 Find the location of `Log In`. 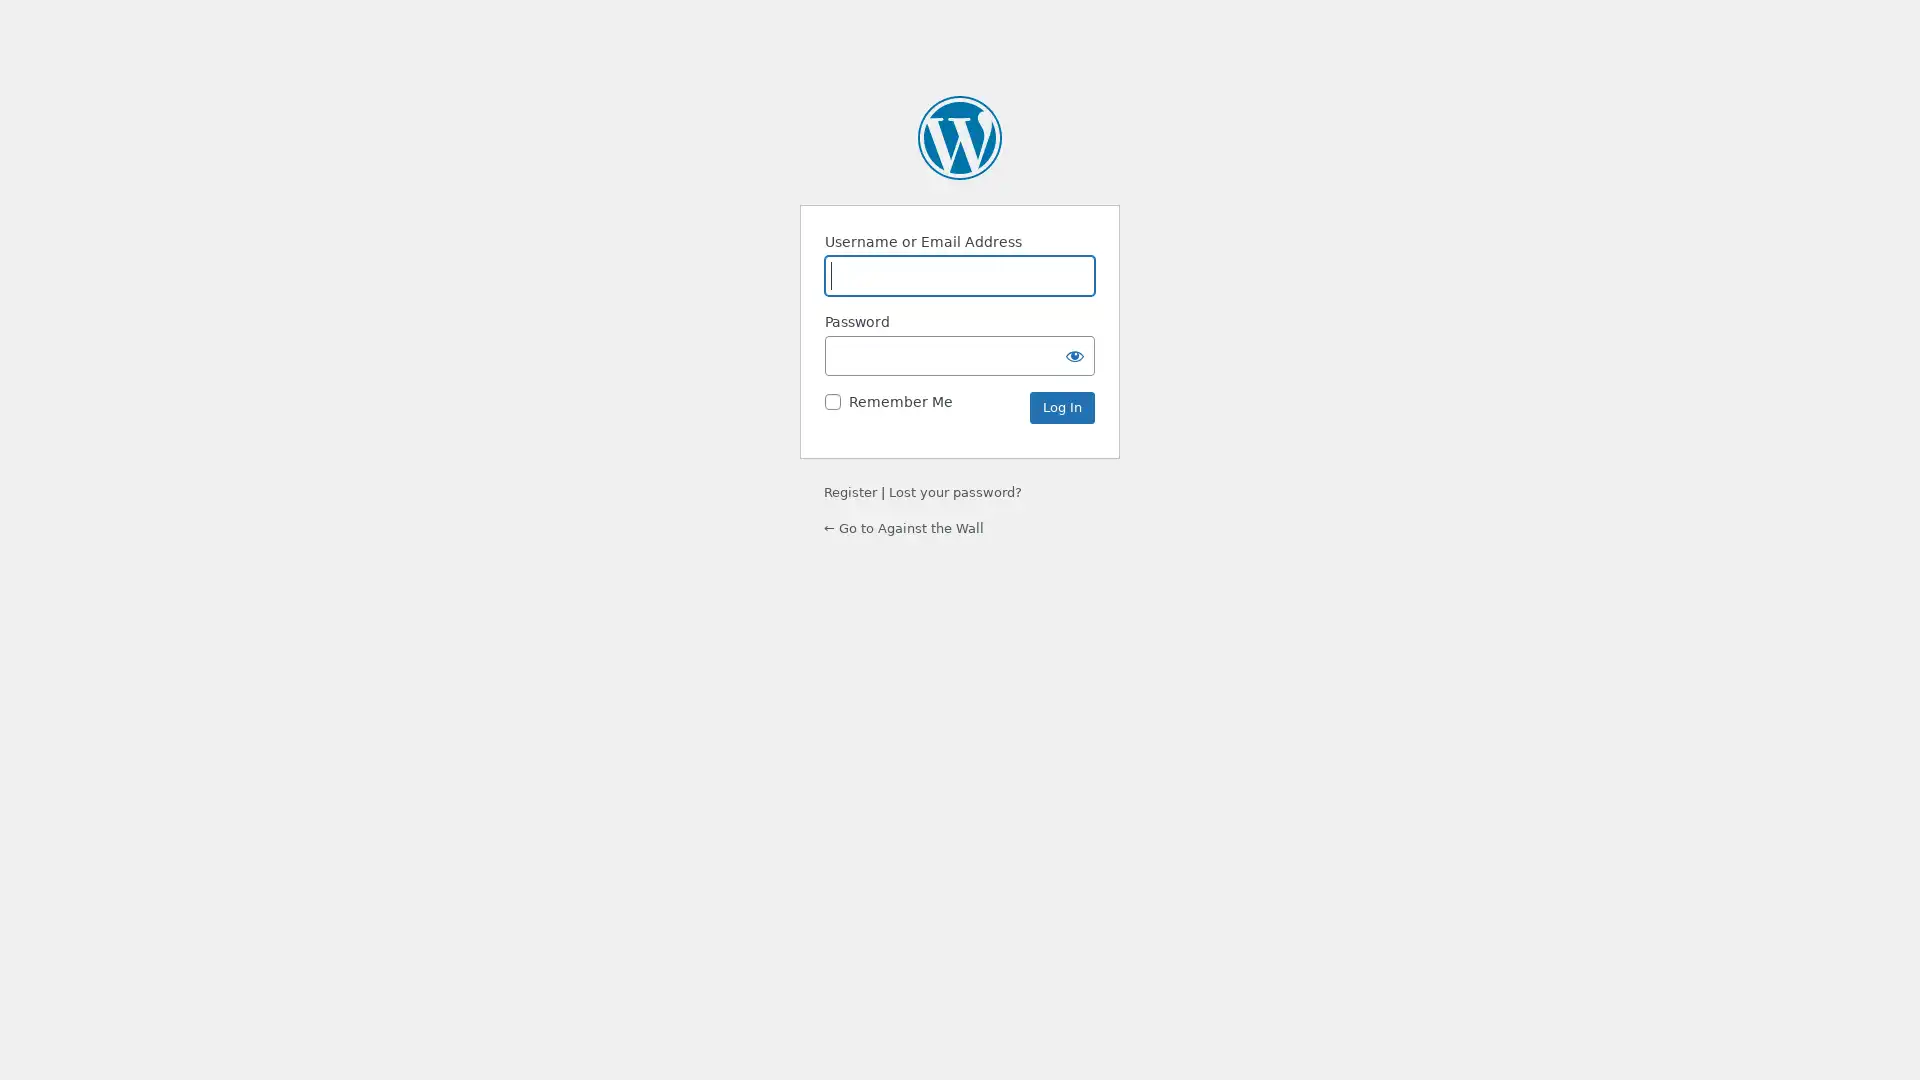

Log In is located at coordinates (1061, 407).